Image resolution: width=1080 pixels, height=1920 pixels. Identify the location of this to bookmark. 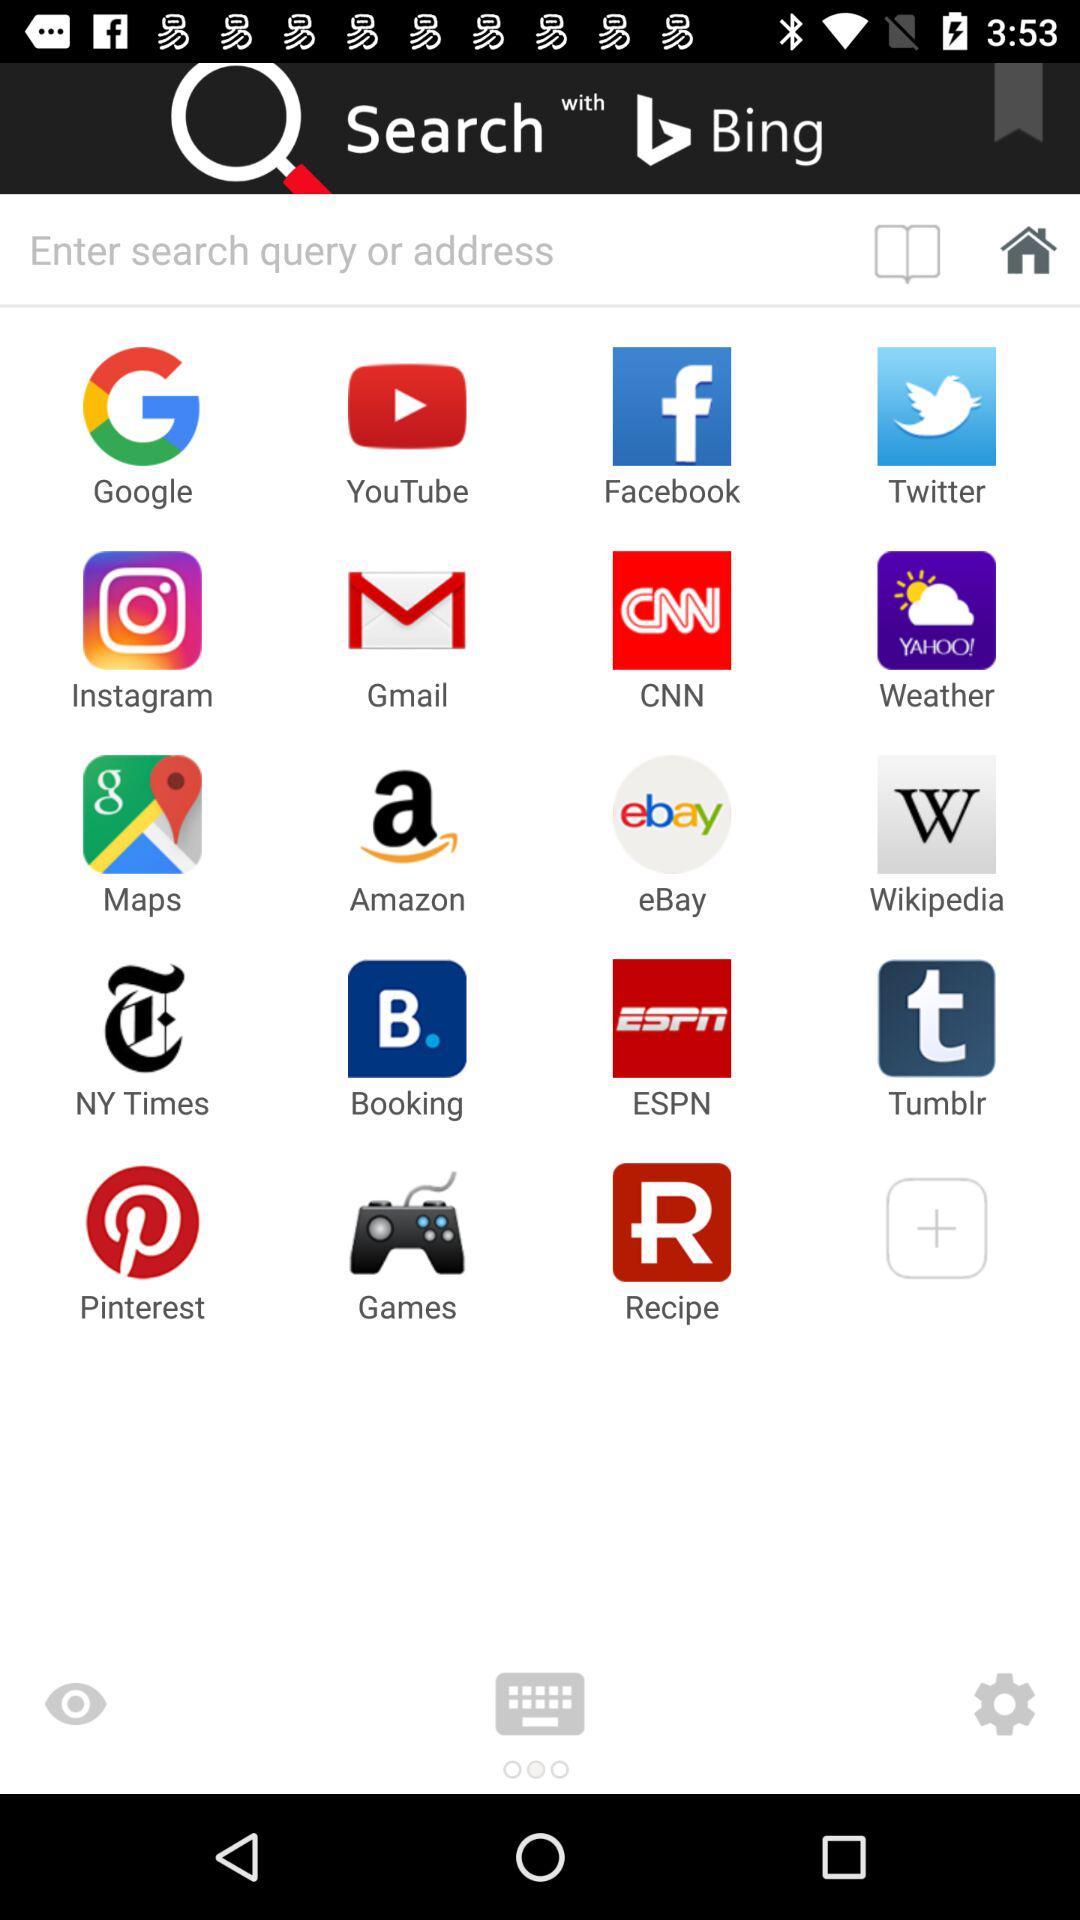
(1031, 127).